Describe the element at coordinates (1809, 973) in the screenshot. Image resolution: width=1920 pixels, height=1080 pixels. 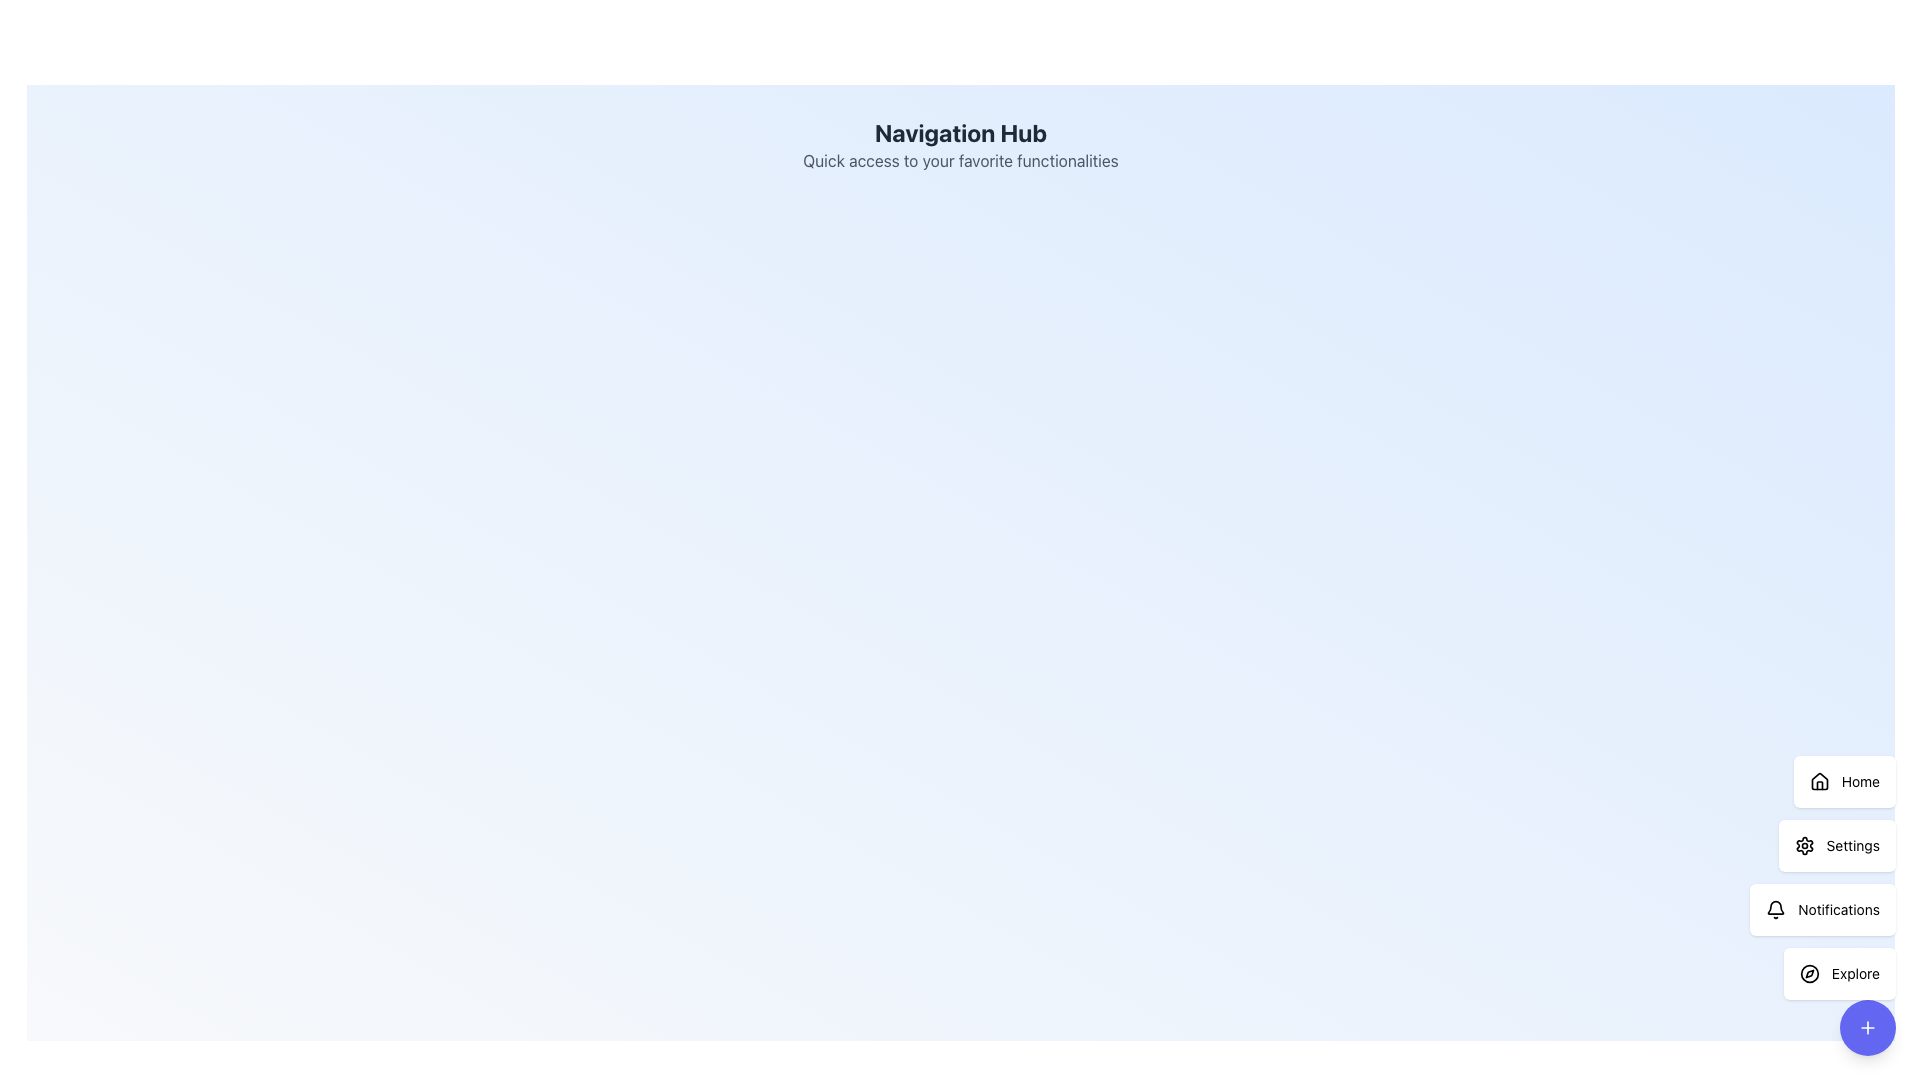
I see `the compass icon in the 'Explore' button, which is the fourth entry in the vertical menu on the right side of the interface, positioned above a circular purple button and below the 'Notifications' button` at that location.